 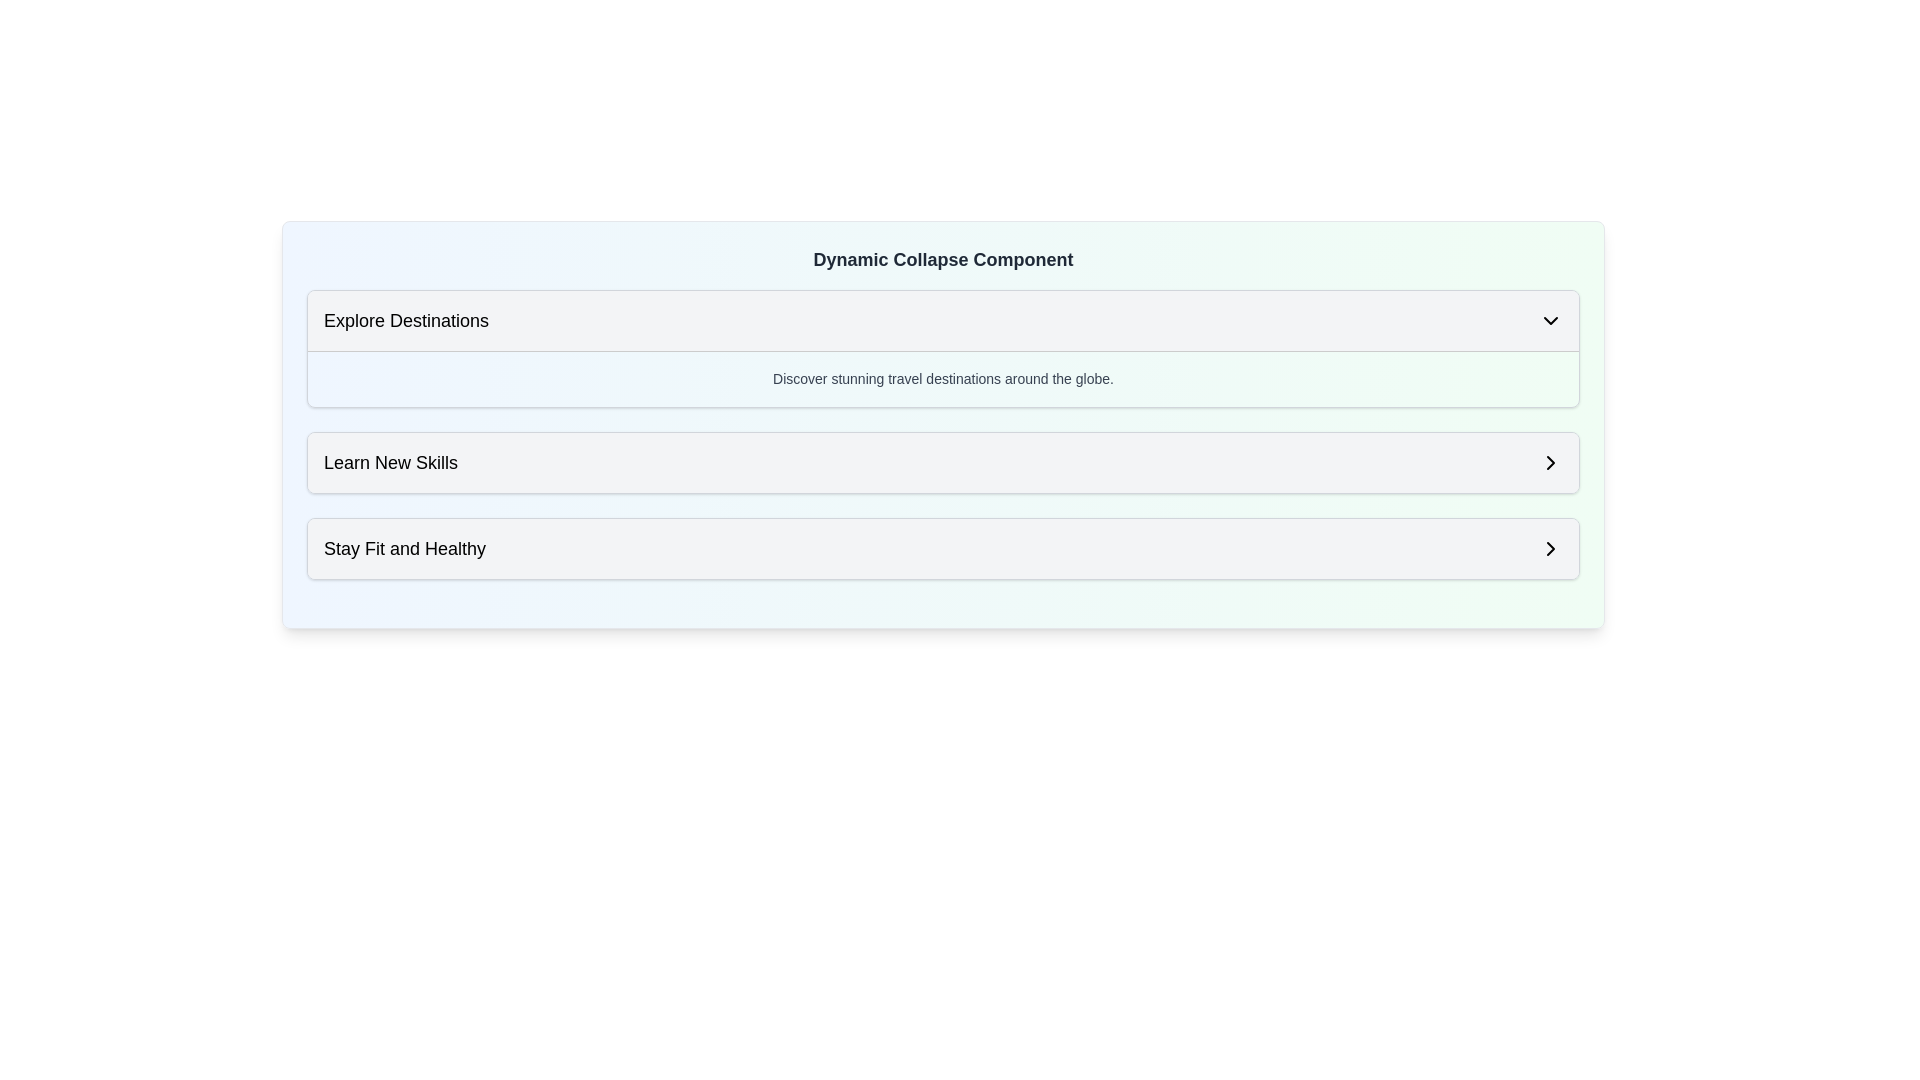 What do you see at coordinates (942, 379) in the screenshot?
I see `descriptive information provided by the Static Text Label located in the expanded 'Explore Destinations' panel, which is the only content in its section` at bounding box center [942, 379].